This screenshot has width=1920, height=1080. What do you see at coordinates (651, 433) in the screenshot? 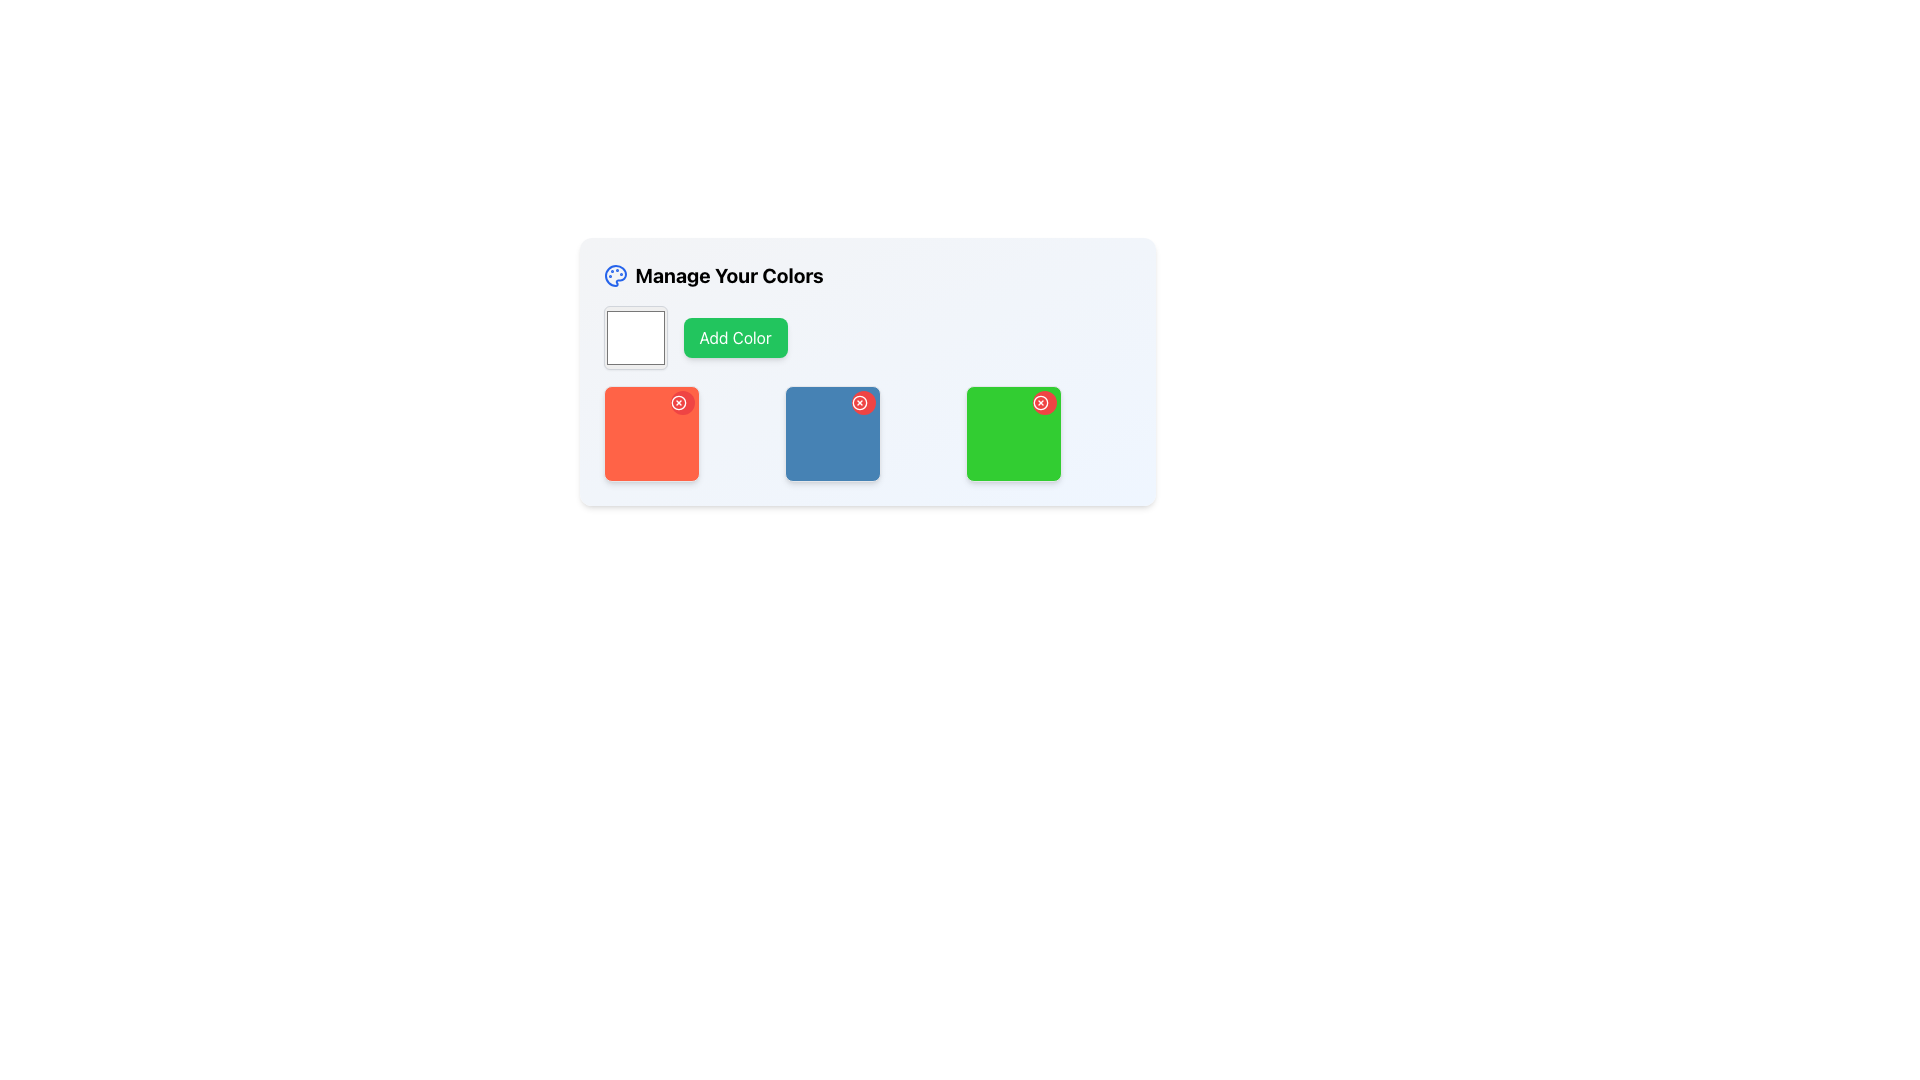
I see `the first colored square in the Manage Your Colors interface, which has an interactive delete button, from its current position` at bounding box center [651, 433].